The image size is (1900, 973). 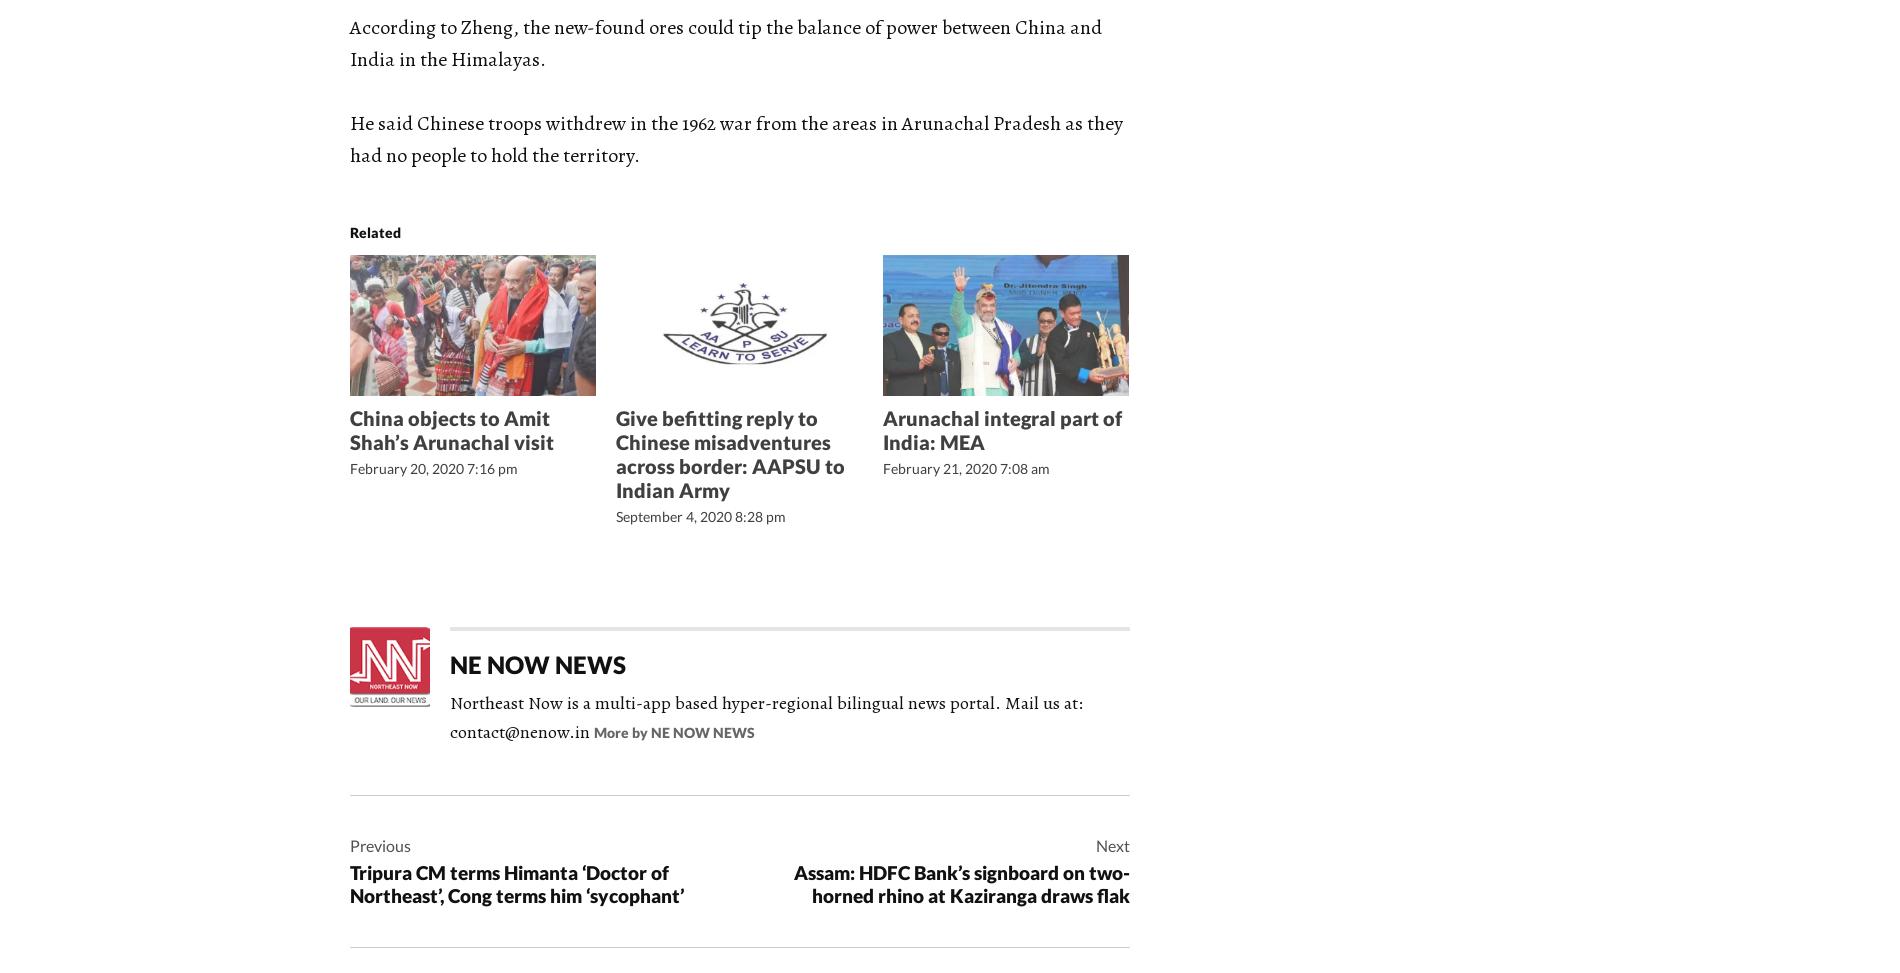 What do you see at coordinates (538, 662) in the screenshot?
I see `'NE NOW NEWS'` at bounding box center [538, 662].